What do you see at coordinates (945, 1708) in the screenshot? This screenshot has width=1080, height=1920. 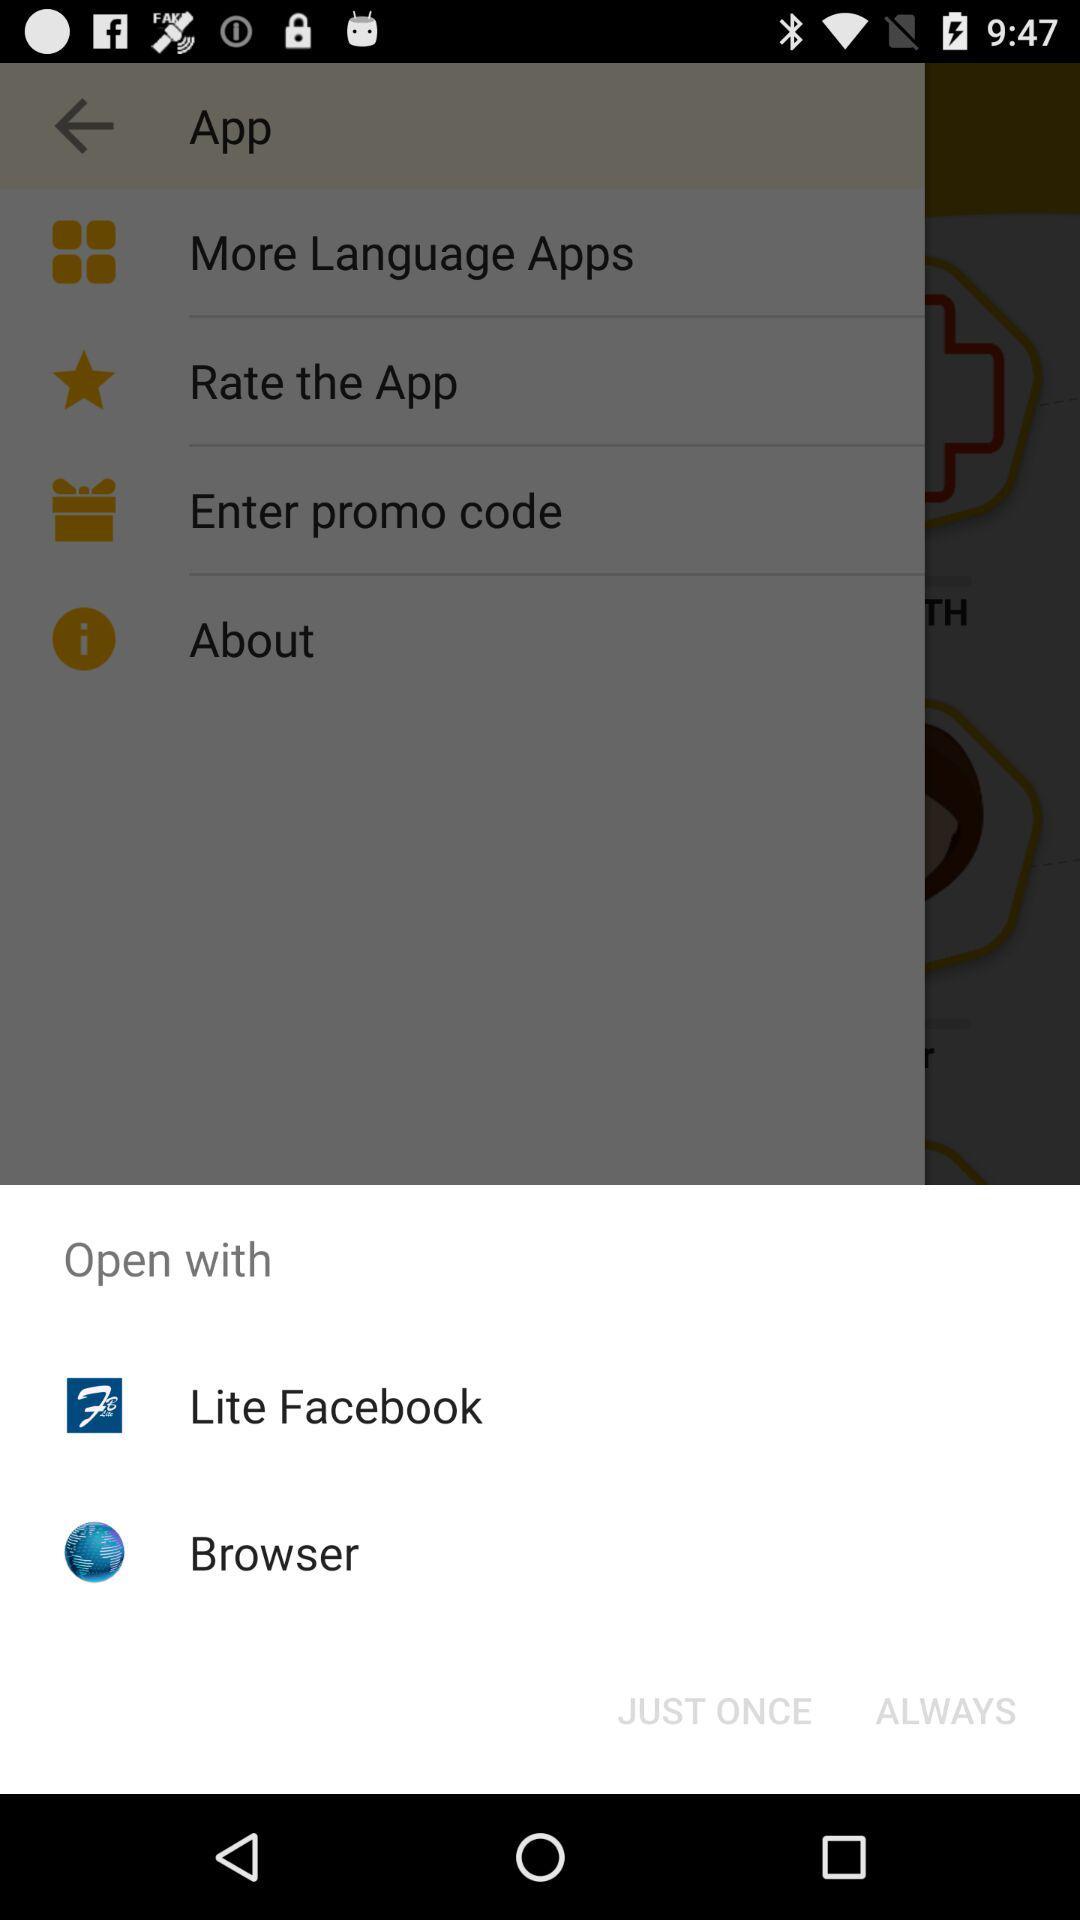 I see `item to the right of just once button` at bounding box center [945, 1708].